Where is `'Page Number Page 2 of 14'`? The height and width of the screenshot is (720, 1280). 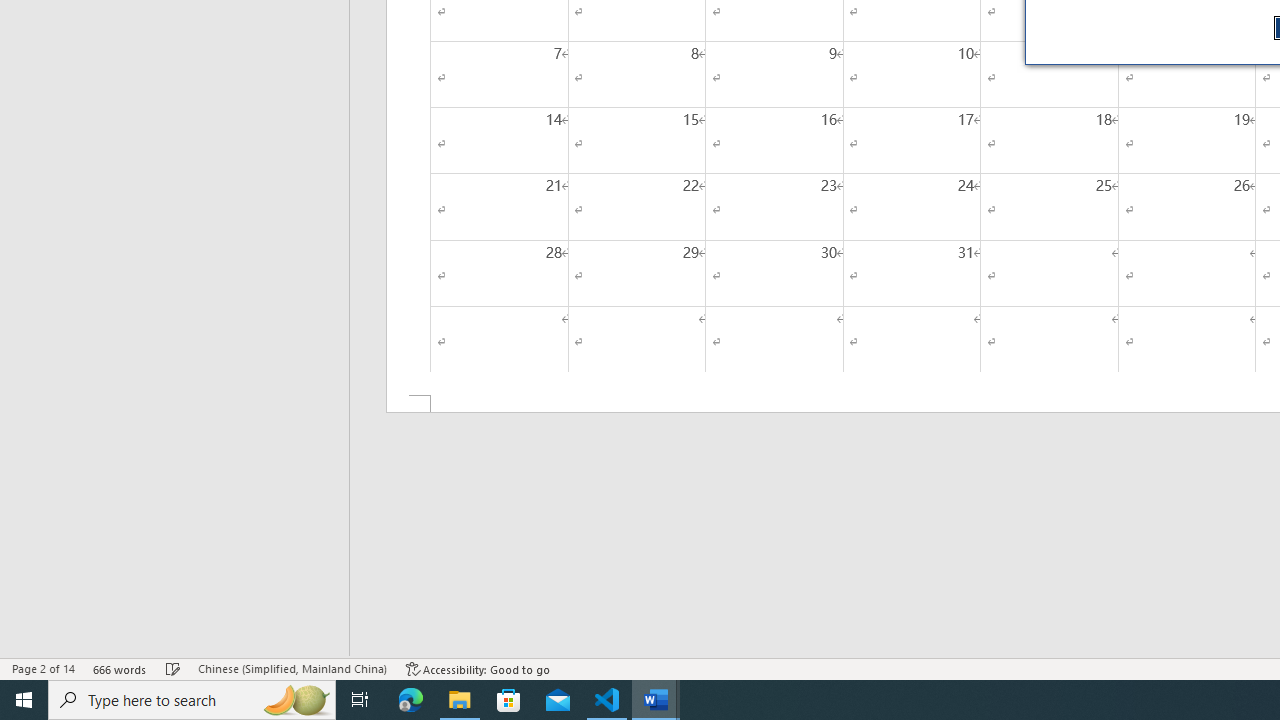
'Page Number Page 2 of 14' is located at coordinates (43, 669).